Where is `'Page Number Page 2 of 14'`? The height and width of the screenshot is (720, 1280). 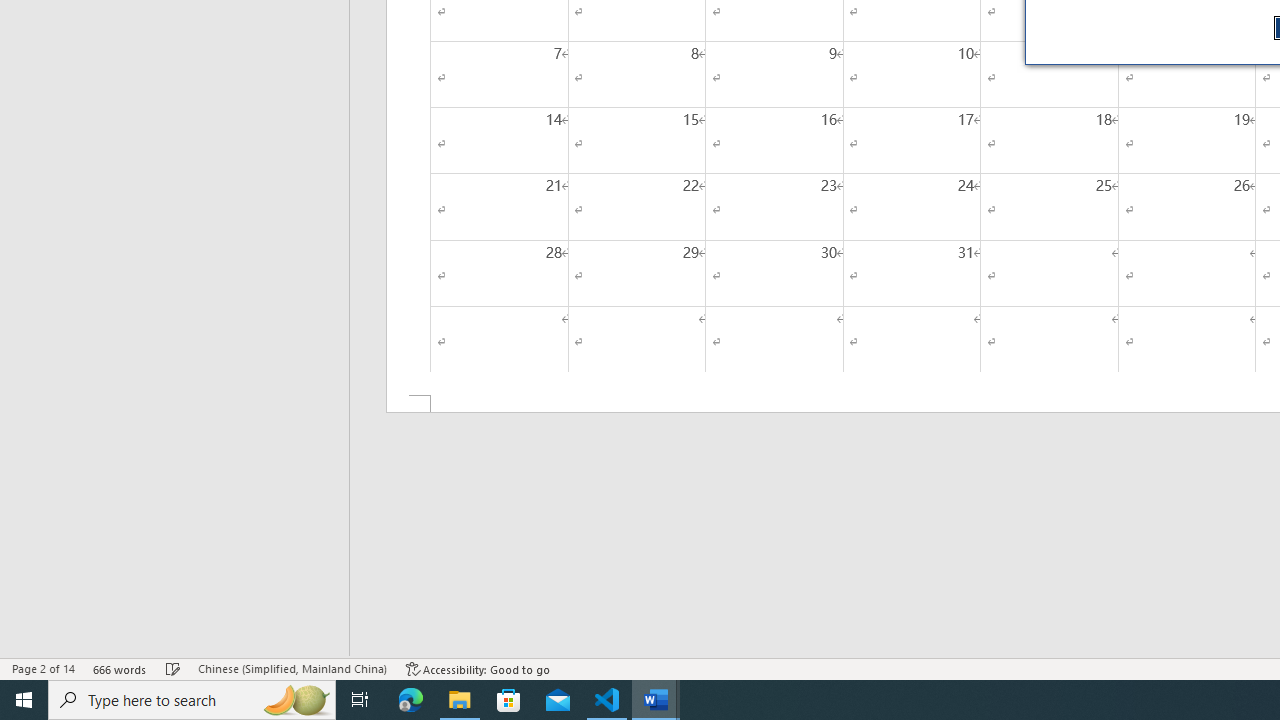
'Page Number Page 2 of 14' is located at coordinates (43, 669).